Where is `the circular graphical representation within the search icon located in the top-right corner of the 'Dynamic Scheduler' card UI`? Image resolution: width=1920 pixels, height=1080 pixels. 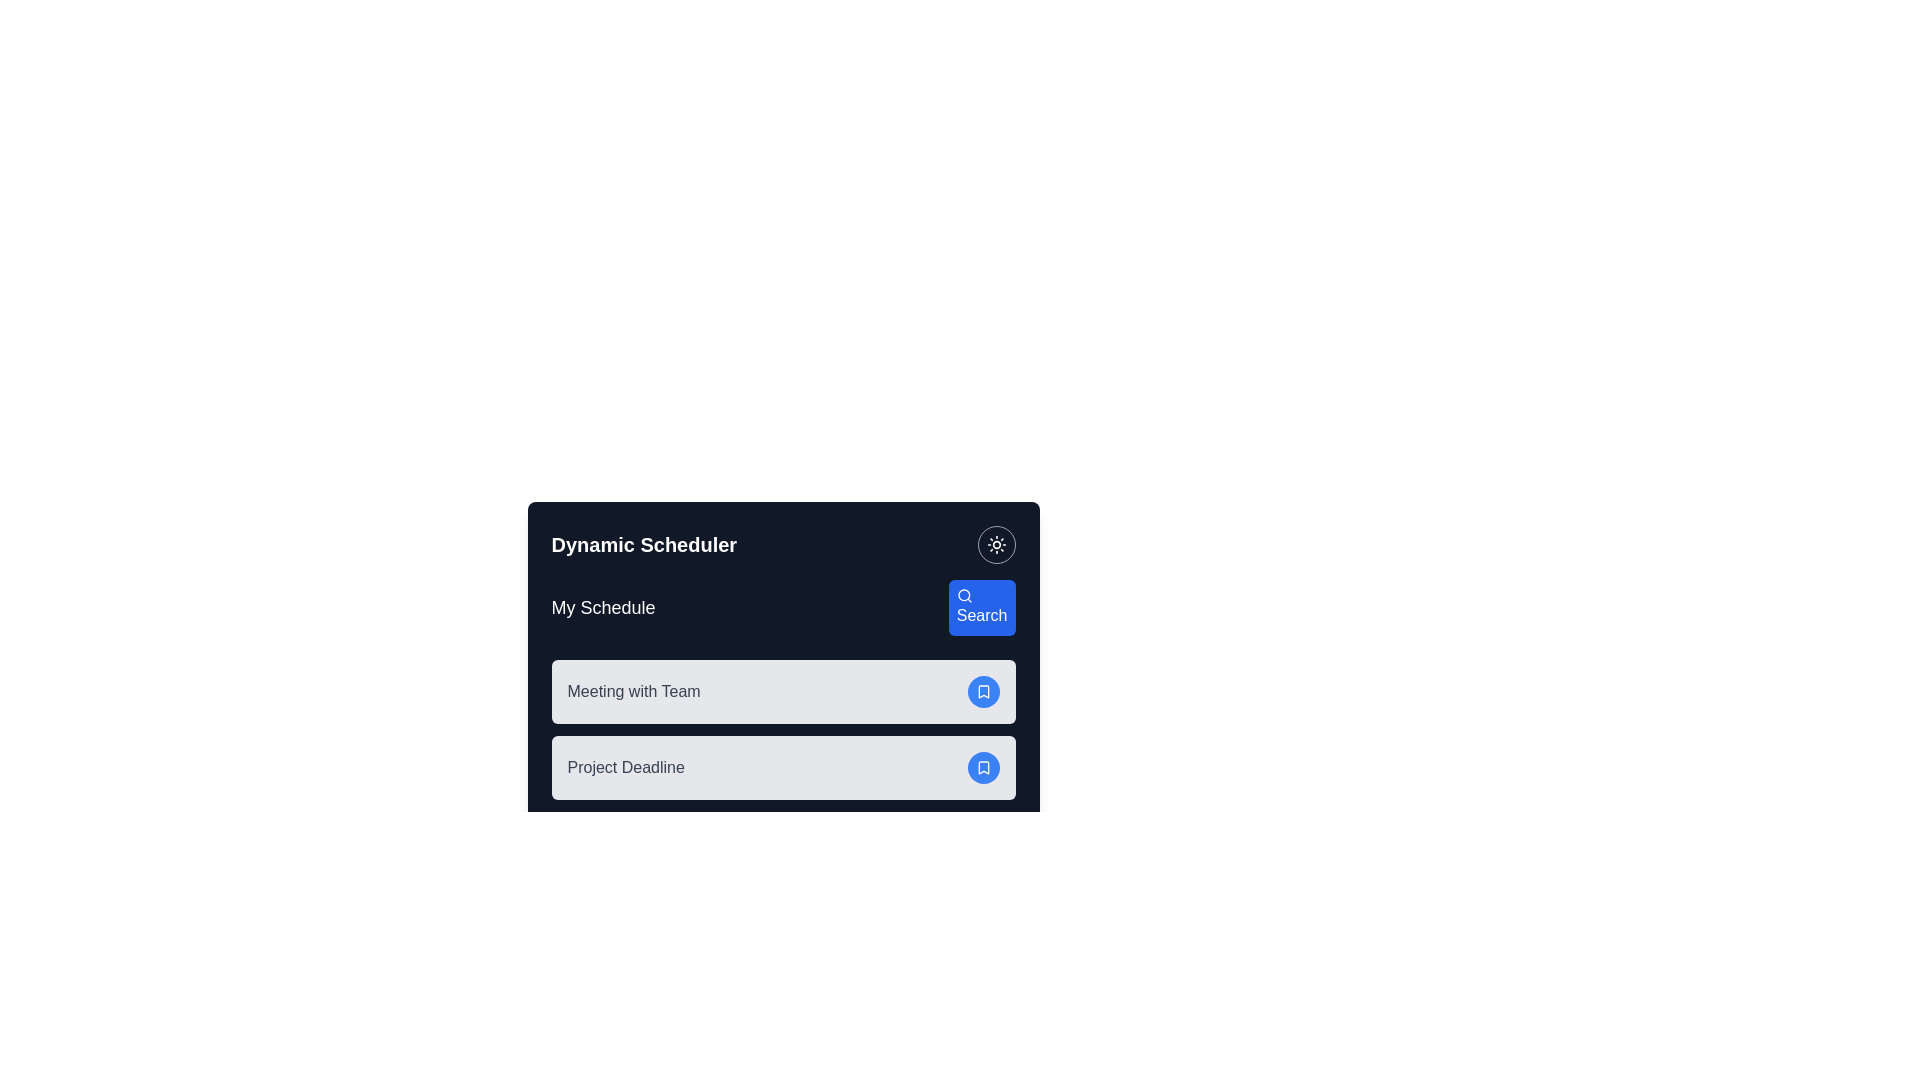 the circular graphical representation within the search icon located in the top-right corner of the 'Dynamic Scheduler' card UI is located at coordinates (964, 594).